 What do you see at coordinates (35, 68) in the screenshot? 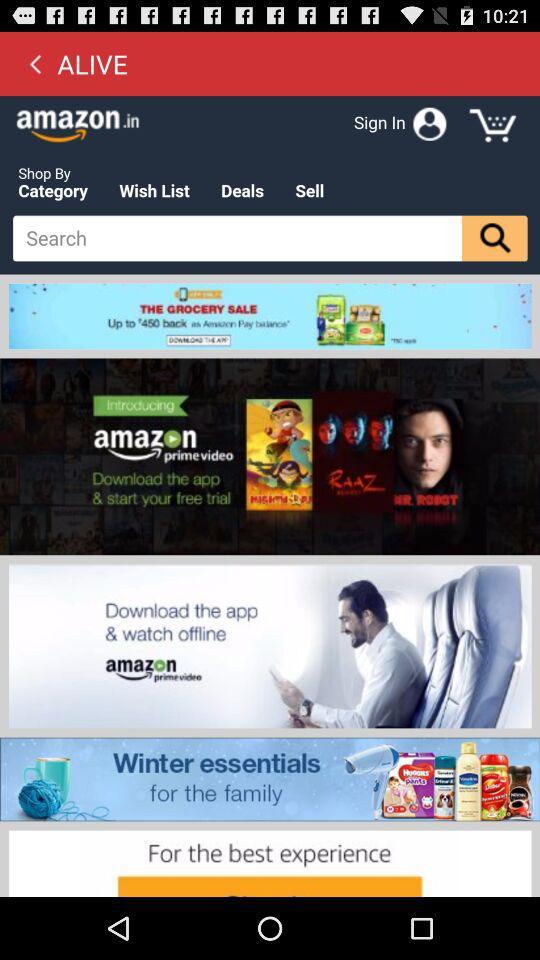
I see `the arrow_backward icon` at bounding box center [35, 68].